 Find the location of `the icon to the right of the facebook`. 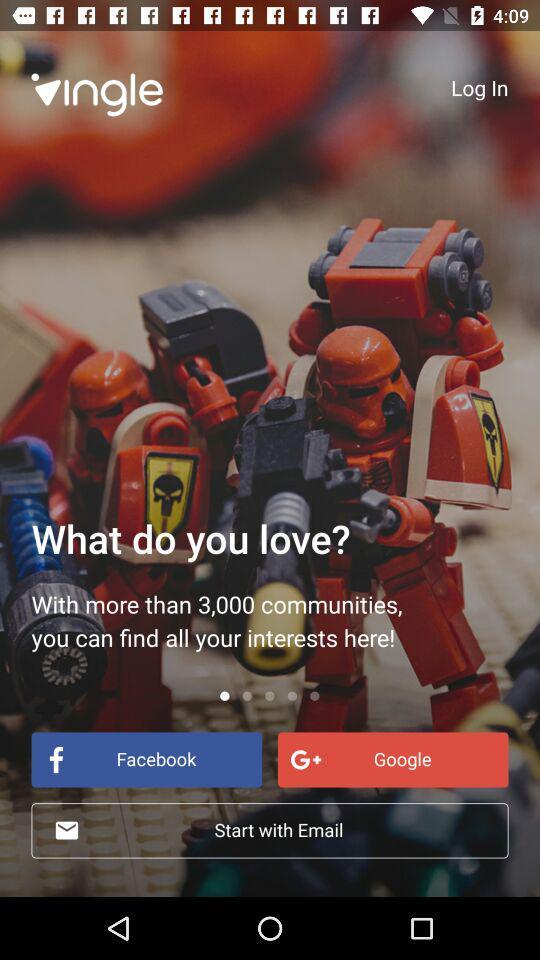

the icon to the right of the facebook is located at coordinates (393, 758).